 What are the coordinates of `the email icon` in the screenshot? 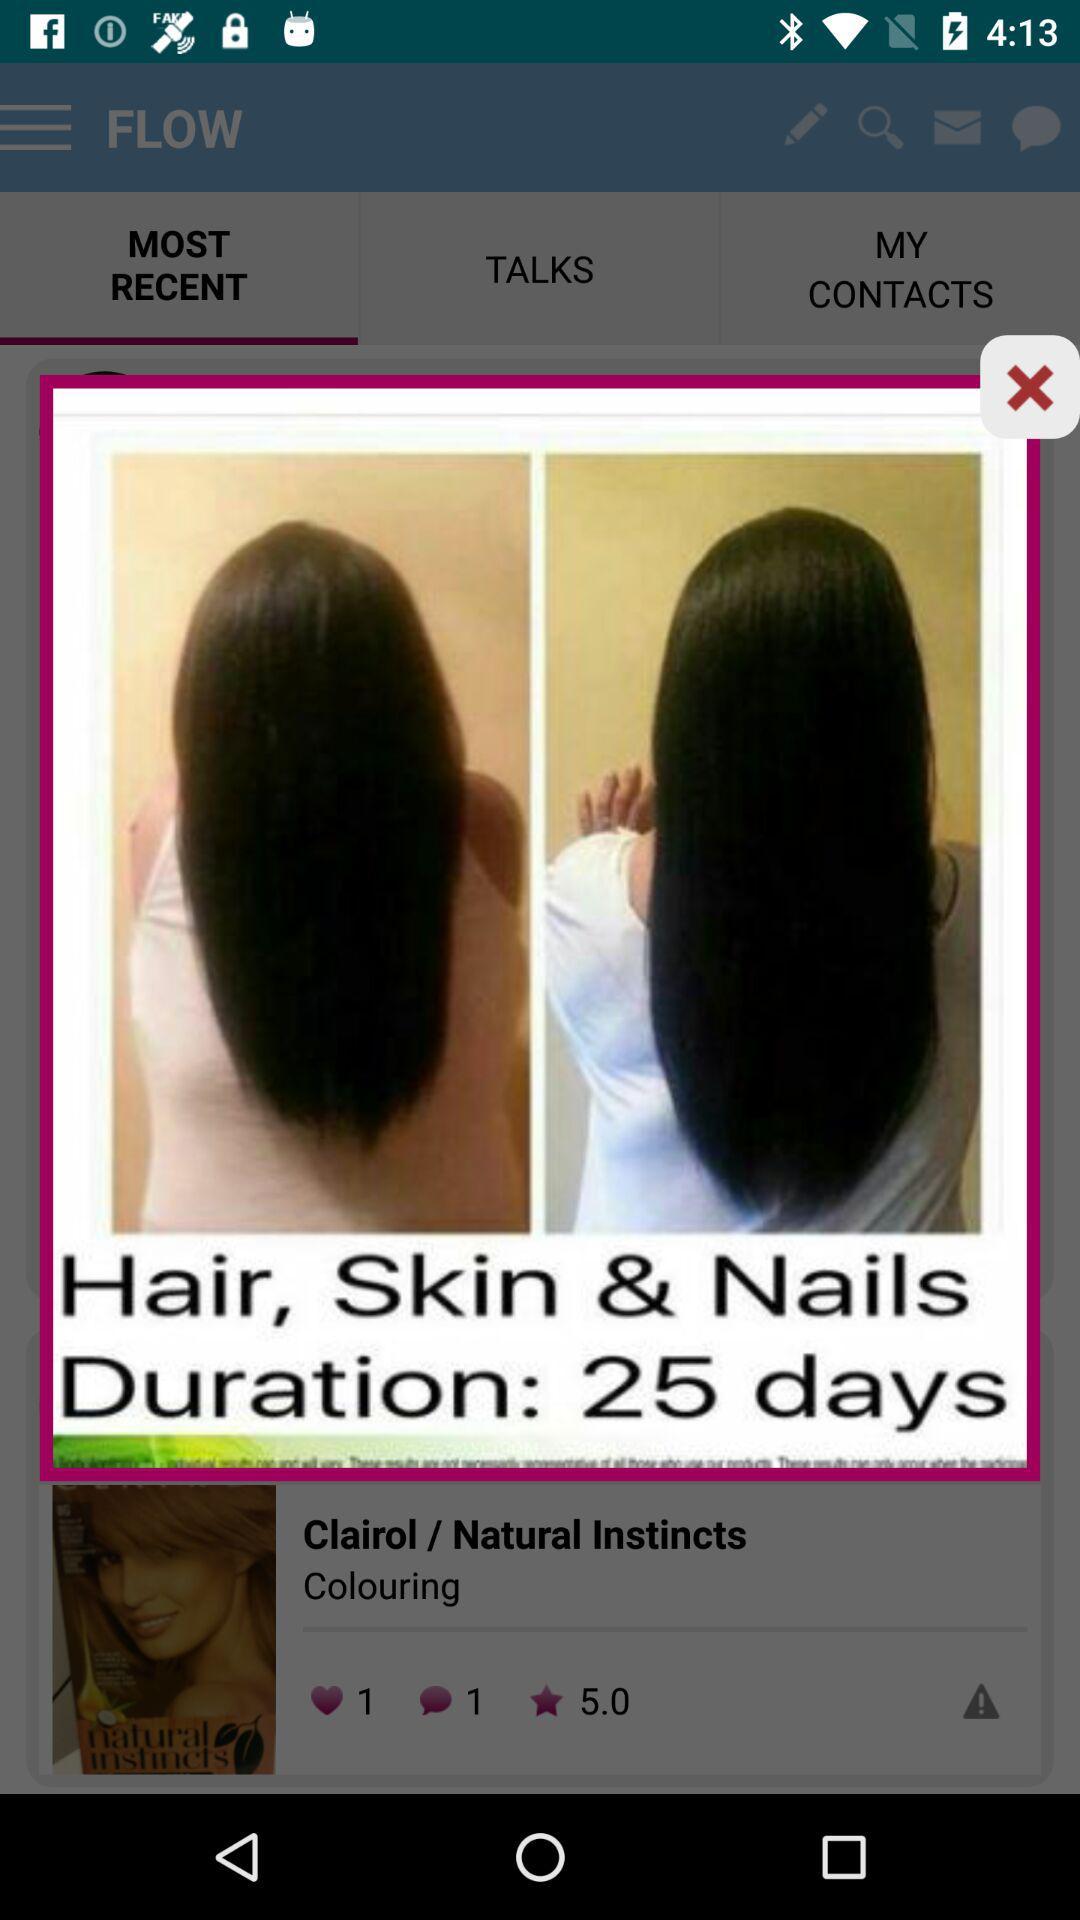 It's located at (955, 126).